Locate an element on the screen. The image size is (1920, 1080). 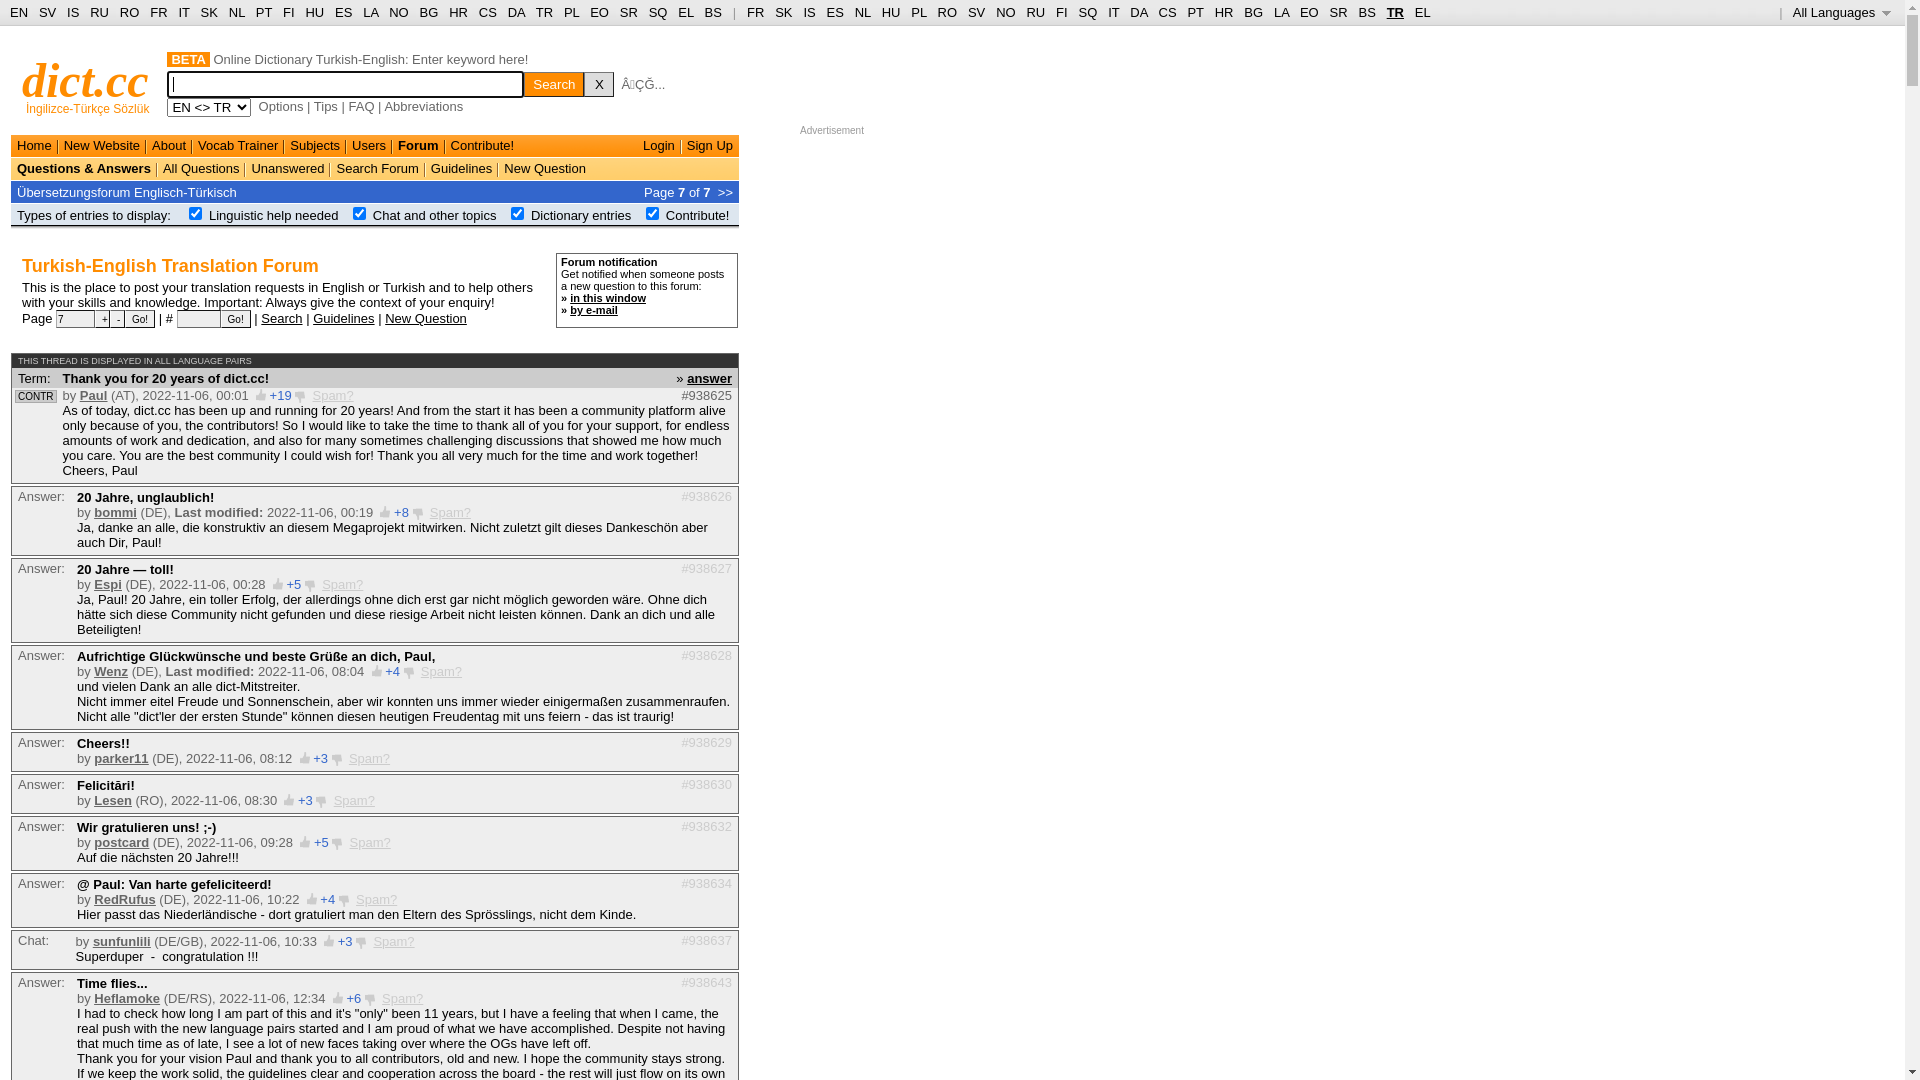
'Spam?' is located at coordinates (334, 799).